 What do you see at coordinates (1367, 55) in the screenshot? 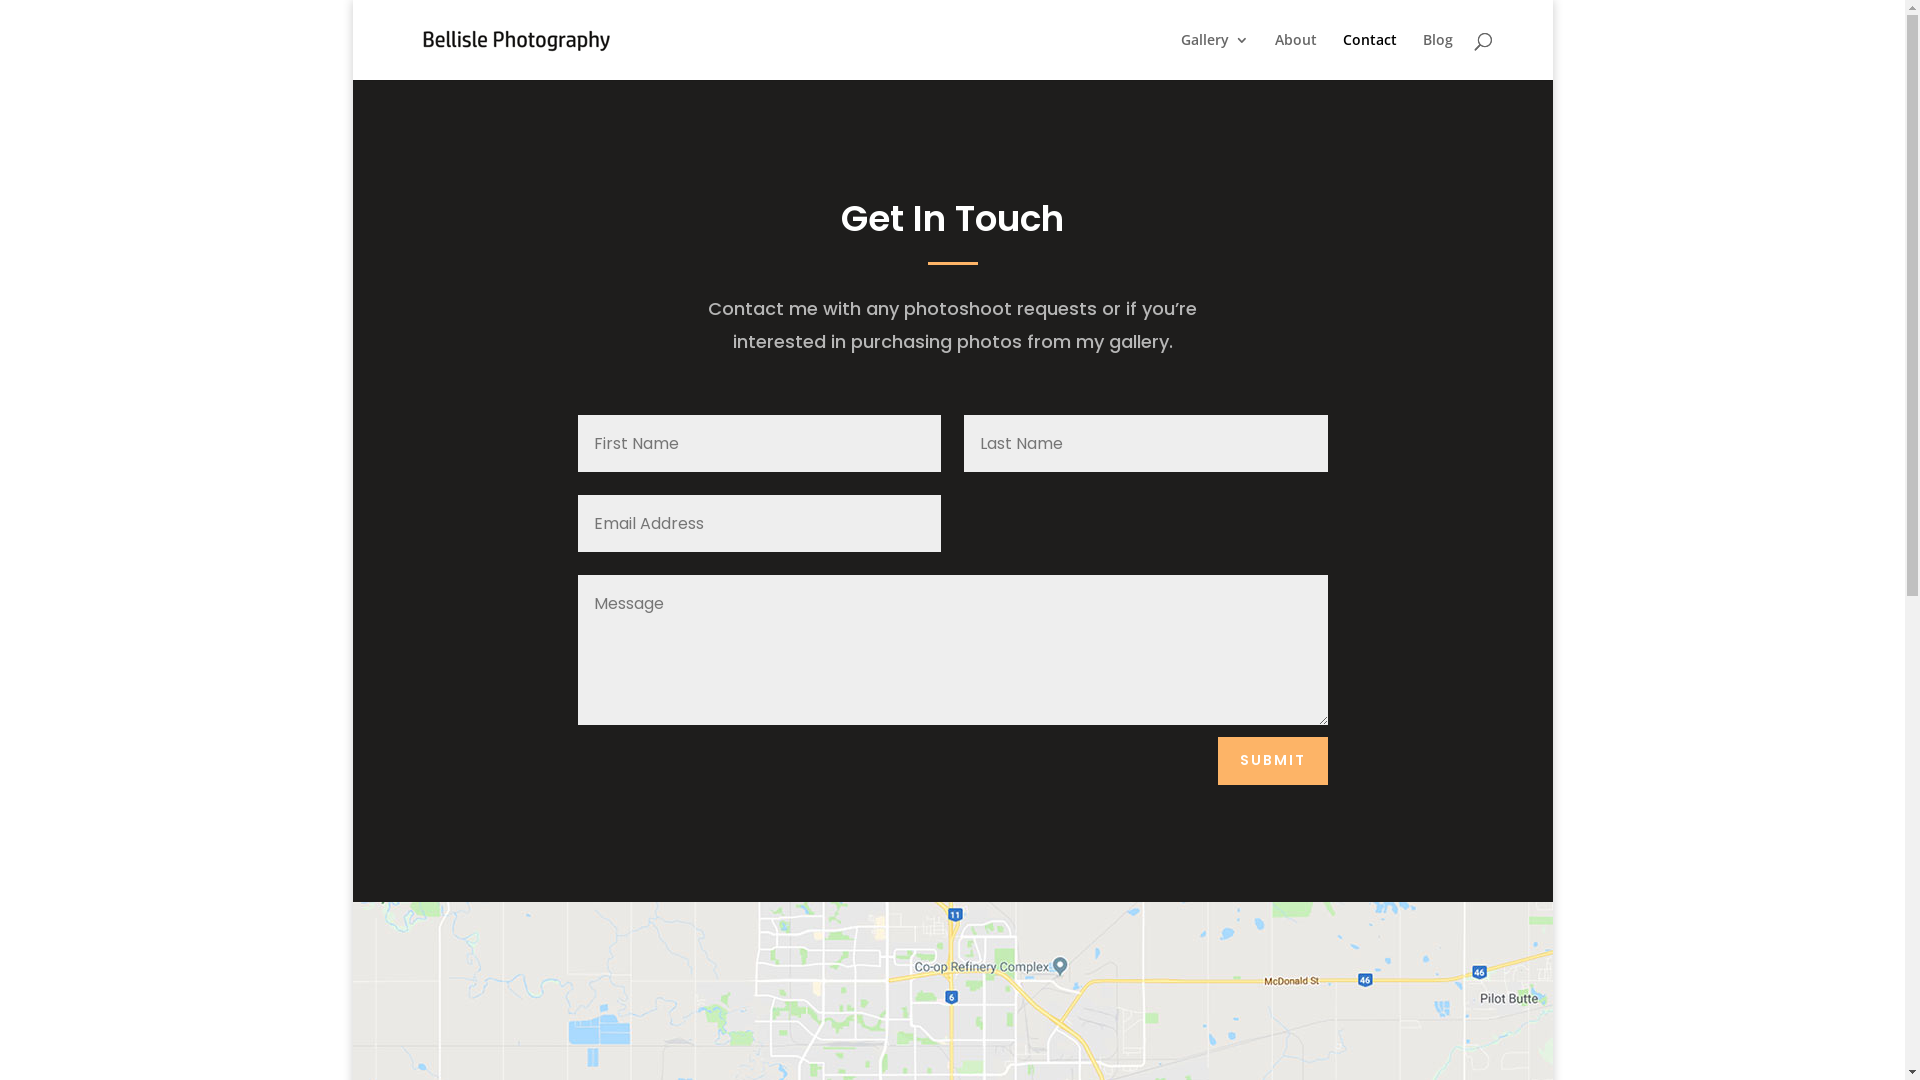
I see `'Contact'` at bounding box center [1367, 55].